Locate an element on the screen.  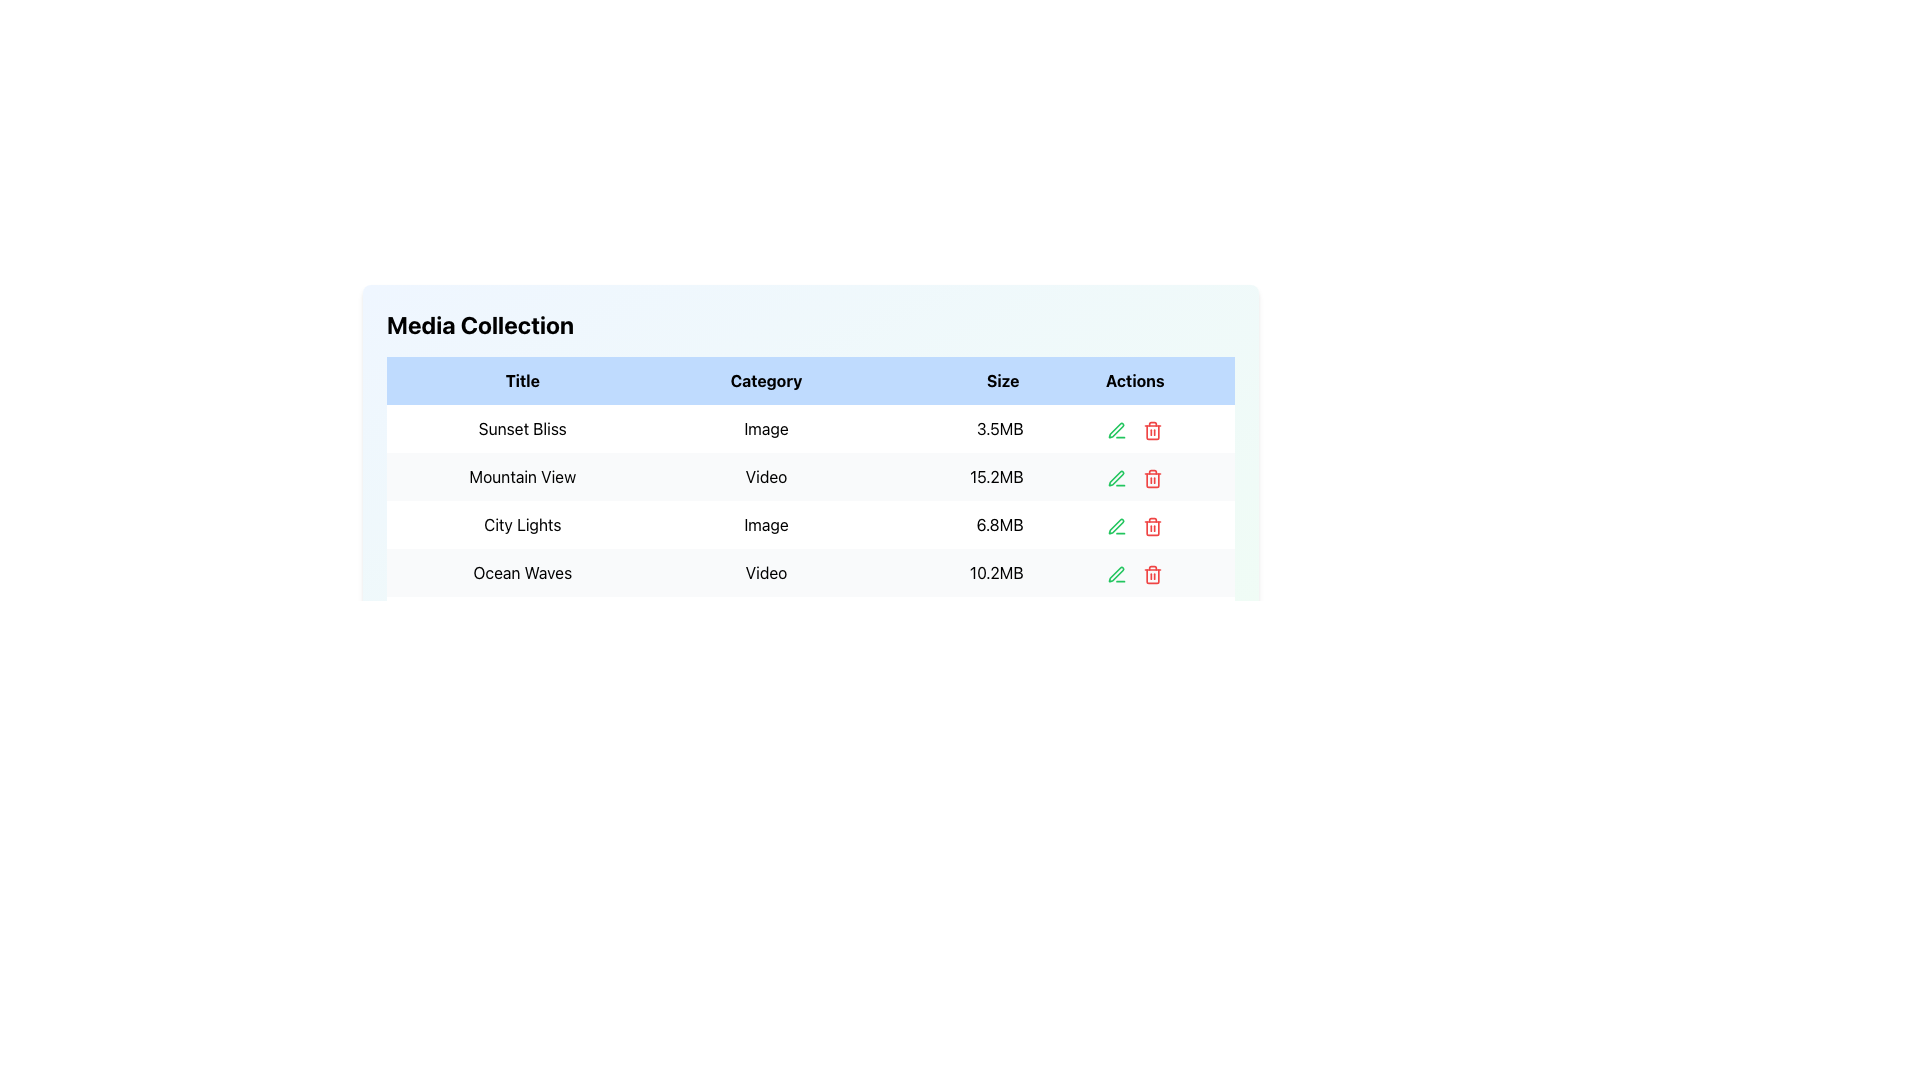
the delete icon button located in the 'Actions' column of the second row in the 'Media Collection' table is located at coordinates (1153, 478).